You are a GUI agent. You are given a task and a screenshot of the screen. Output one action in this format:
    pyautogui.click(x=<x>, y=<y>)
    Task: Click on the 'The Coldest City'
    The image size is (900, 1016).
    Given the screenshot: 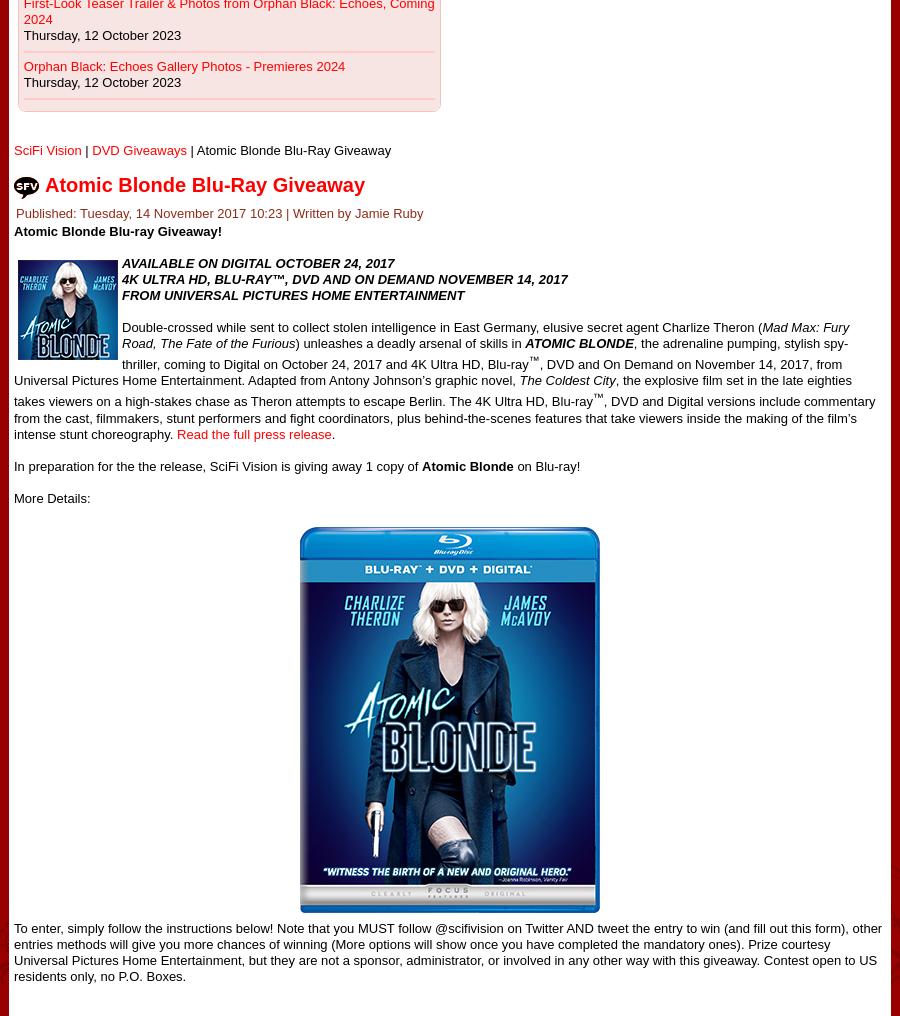 What is the action you would take?
    pyautogui.click(x=567, y=380)
    